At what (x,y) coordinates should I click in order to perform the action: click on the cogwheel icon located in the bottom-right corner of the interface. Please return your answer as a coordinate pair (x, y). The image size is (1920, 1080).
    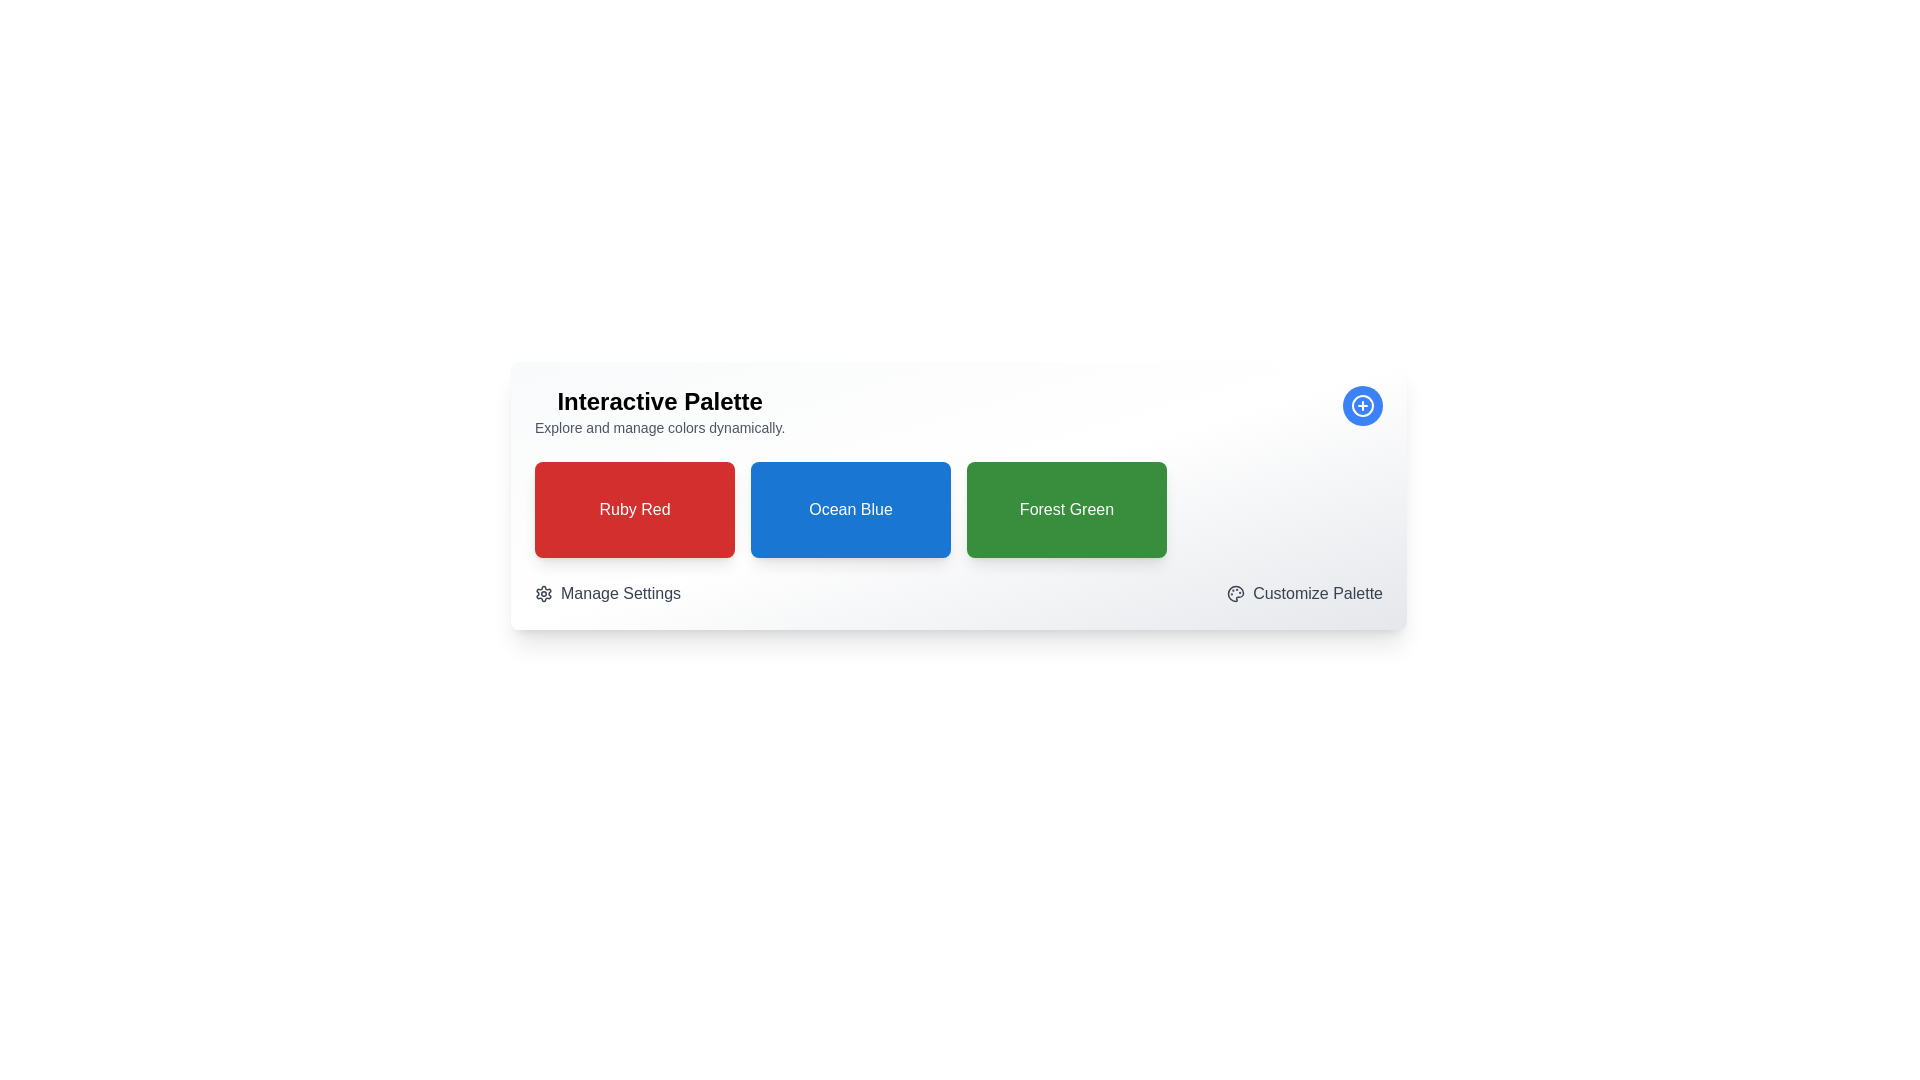
    Looking at the image, I should click on (543, 593).